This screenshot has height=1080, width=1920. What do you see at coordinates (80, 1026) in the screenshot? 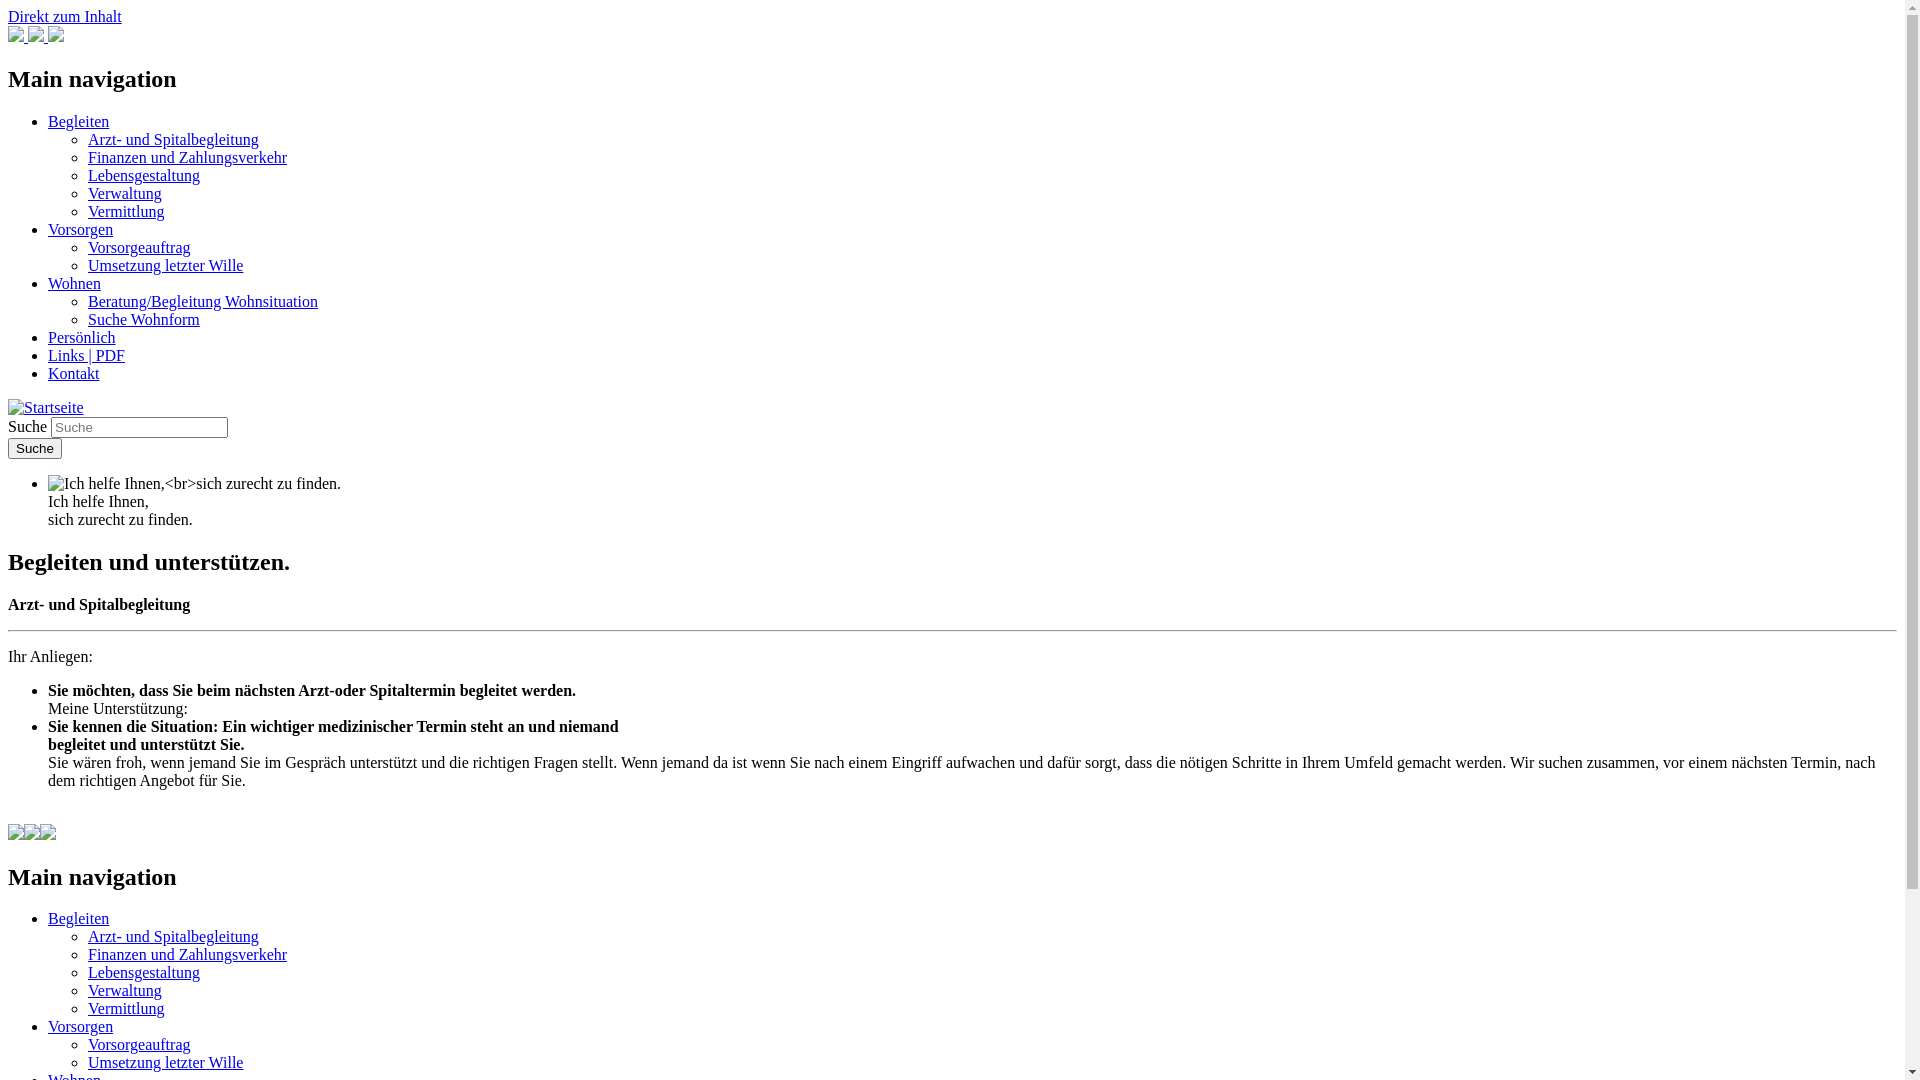
I see `'Vorsorgen'` at bounding box center [80, 1026].